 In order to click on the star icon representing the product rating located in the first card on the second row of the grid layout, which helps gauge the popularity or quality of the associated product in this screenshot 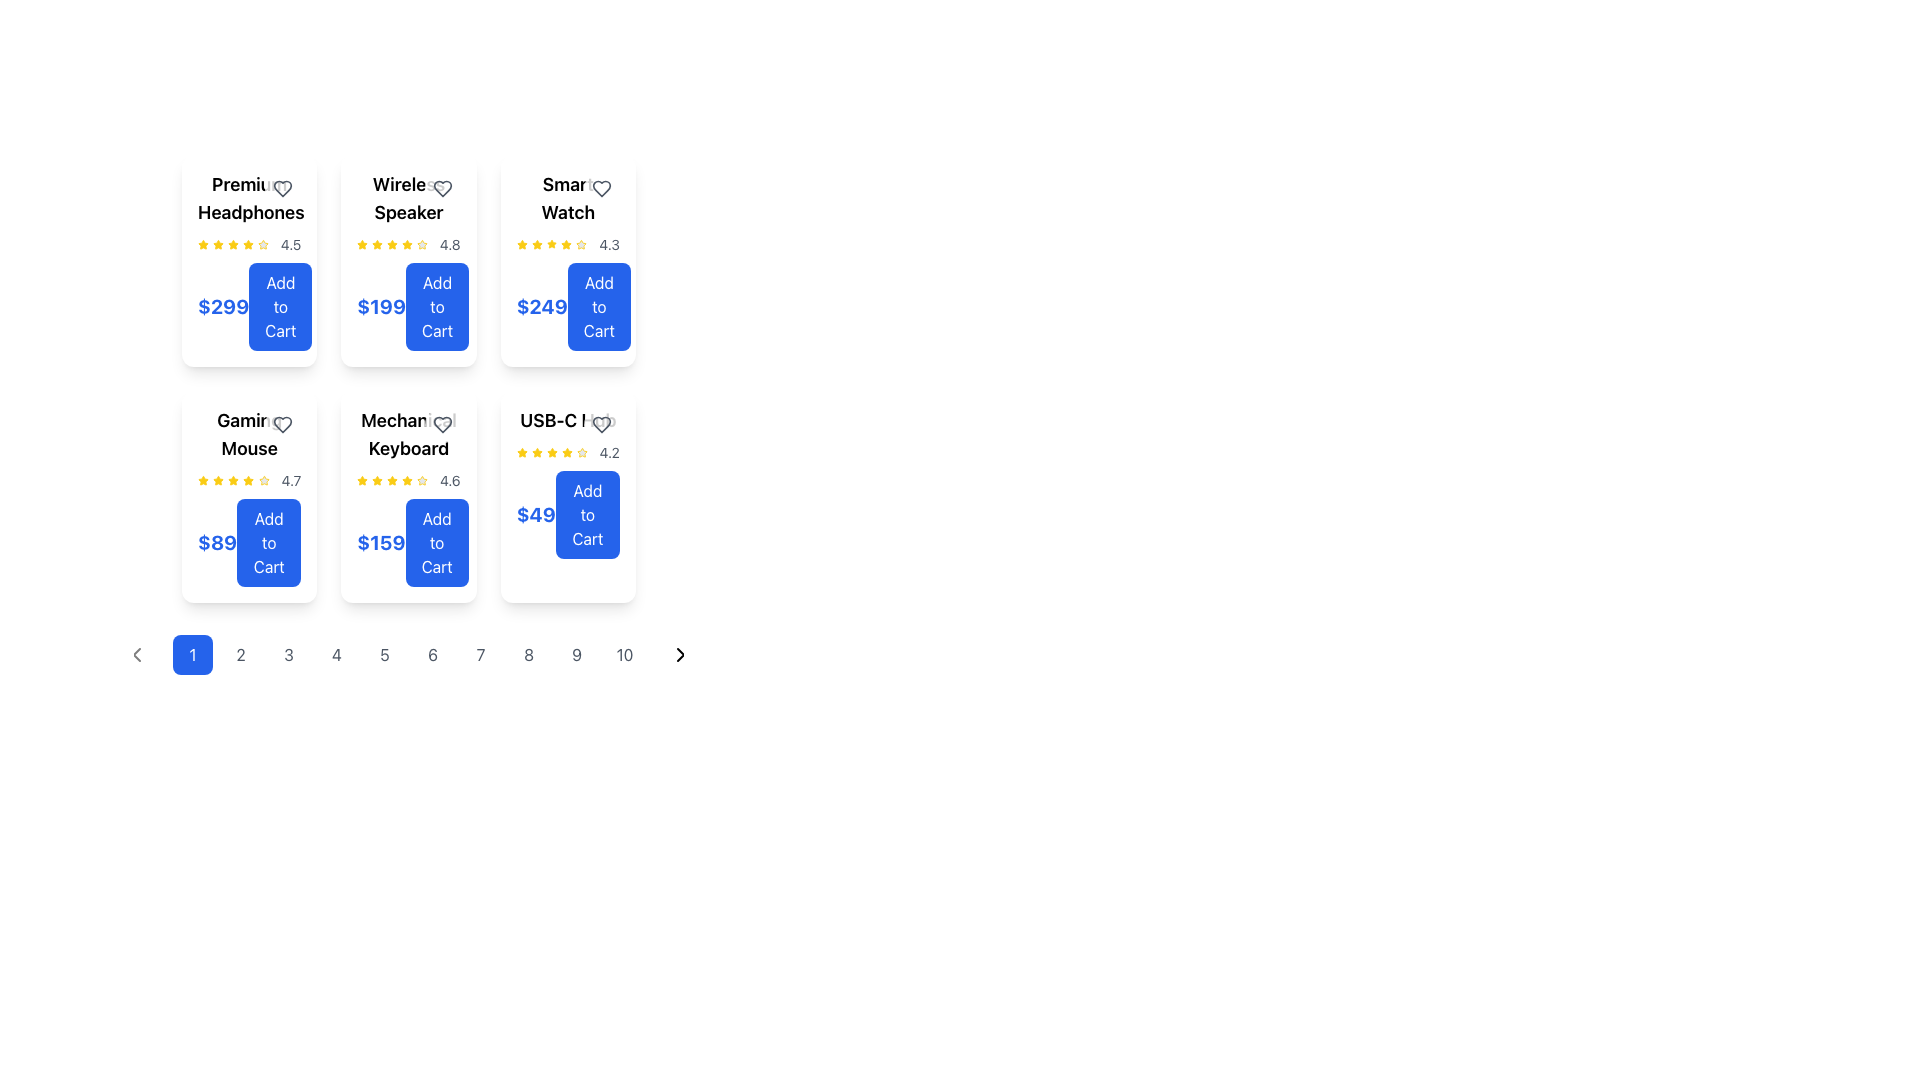, I will do `click(262, 243)`.